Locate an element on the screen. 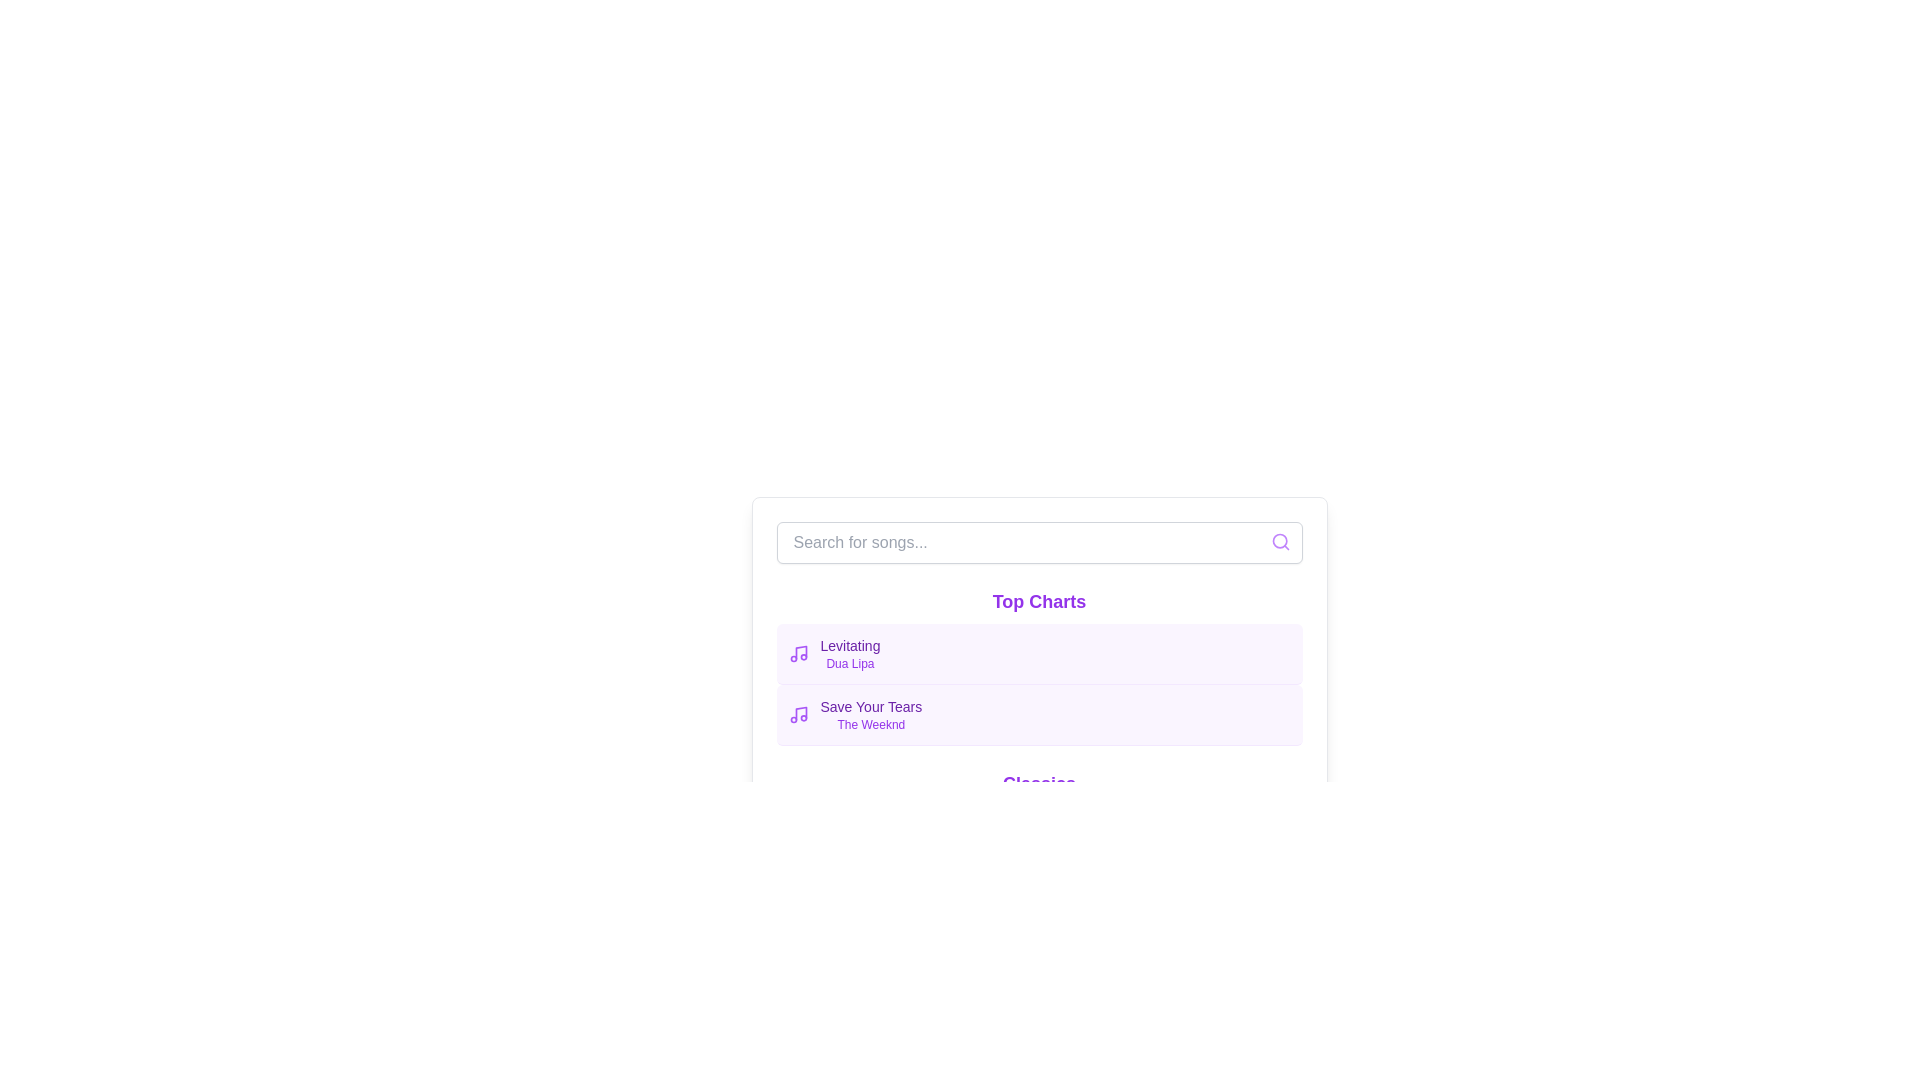  the search icon located inside the text input field, aligned to its right edge is located at coordinates (1280, 542).